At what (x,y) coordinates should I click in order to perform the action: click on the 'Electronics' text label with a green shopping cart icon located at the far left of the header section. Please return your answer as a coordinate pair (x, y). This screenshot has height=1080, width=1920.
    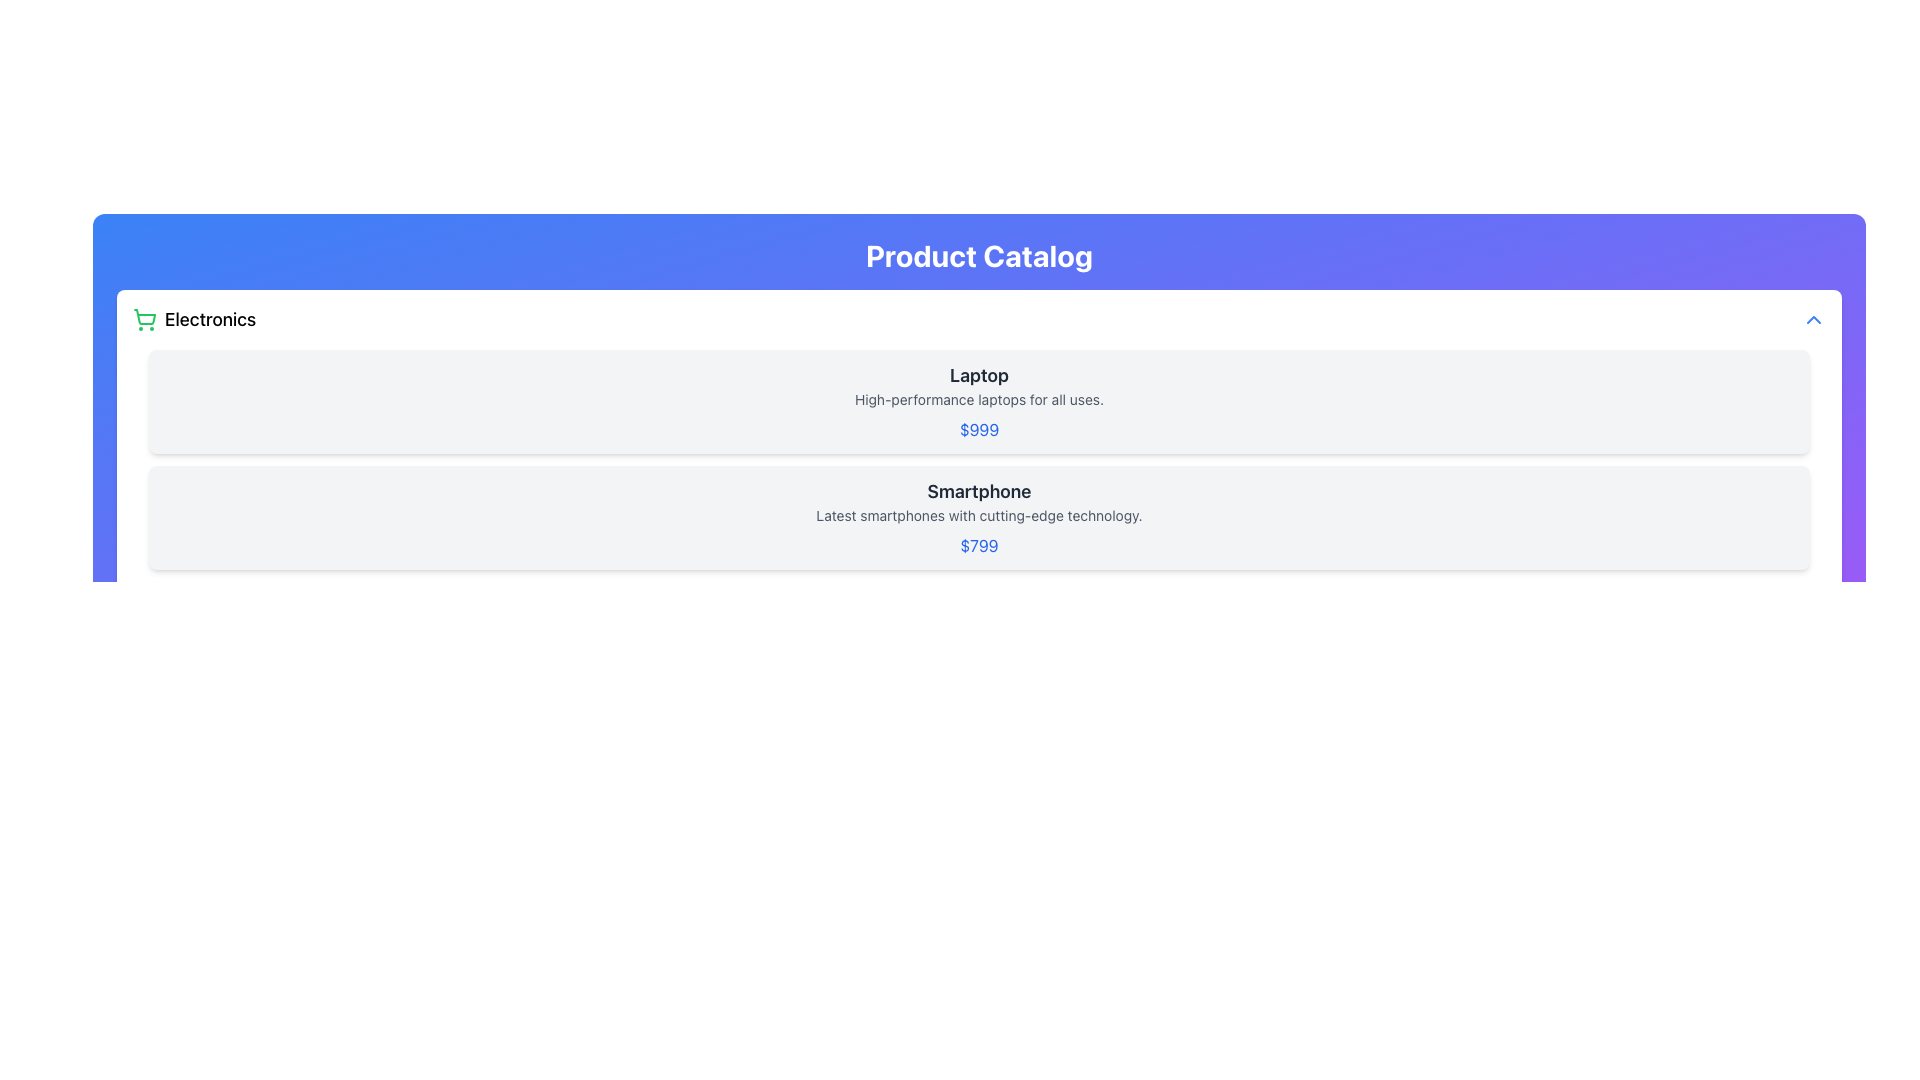
    Looking at the image, I should click on (194, 319).